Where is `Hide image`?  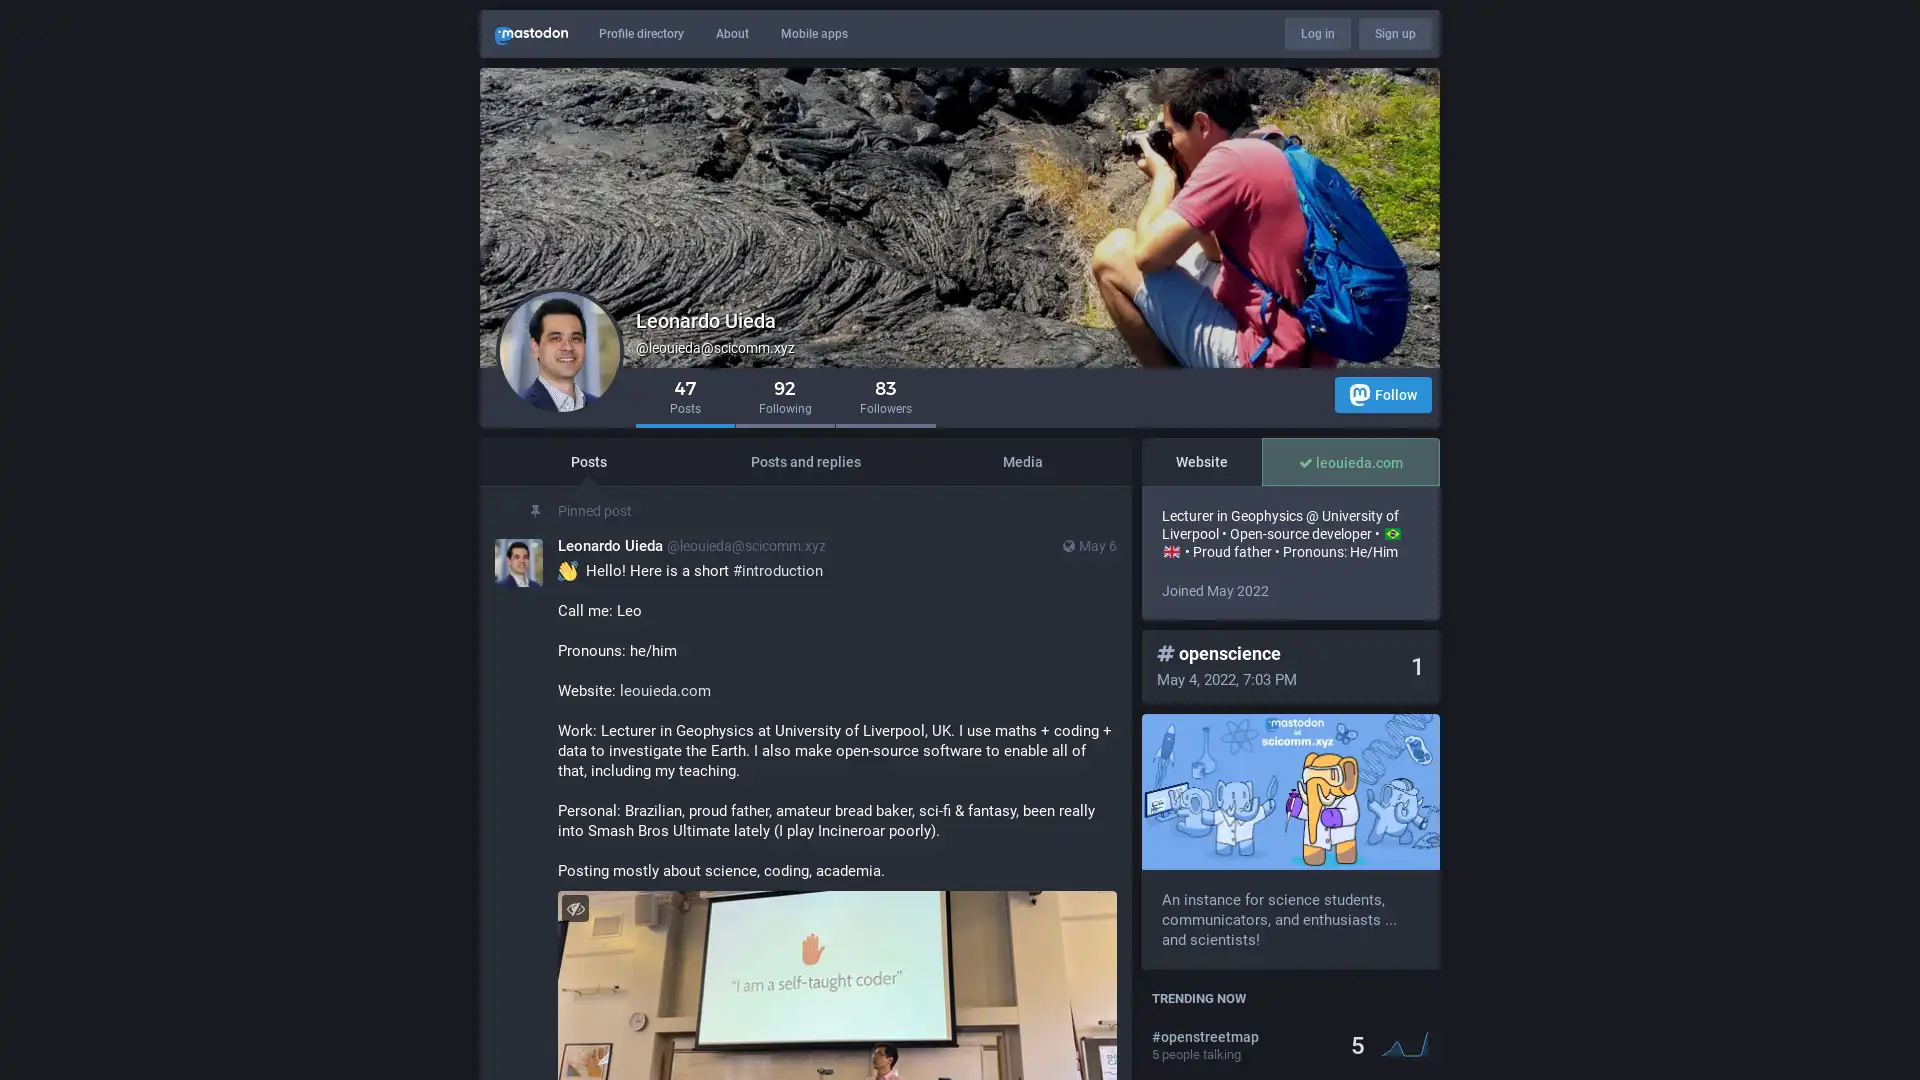 Hide image is located at coordinates (574, 908).